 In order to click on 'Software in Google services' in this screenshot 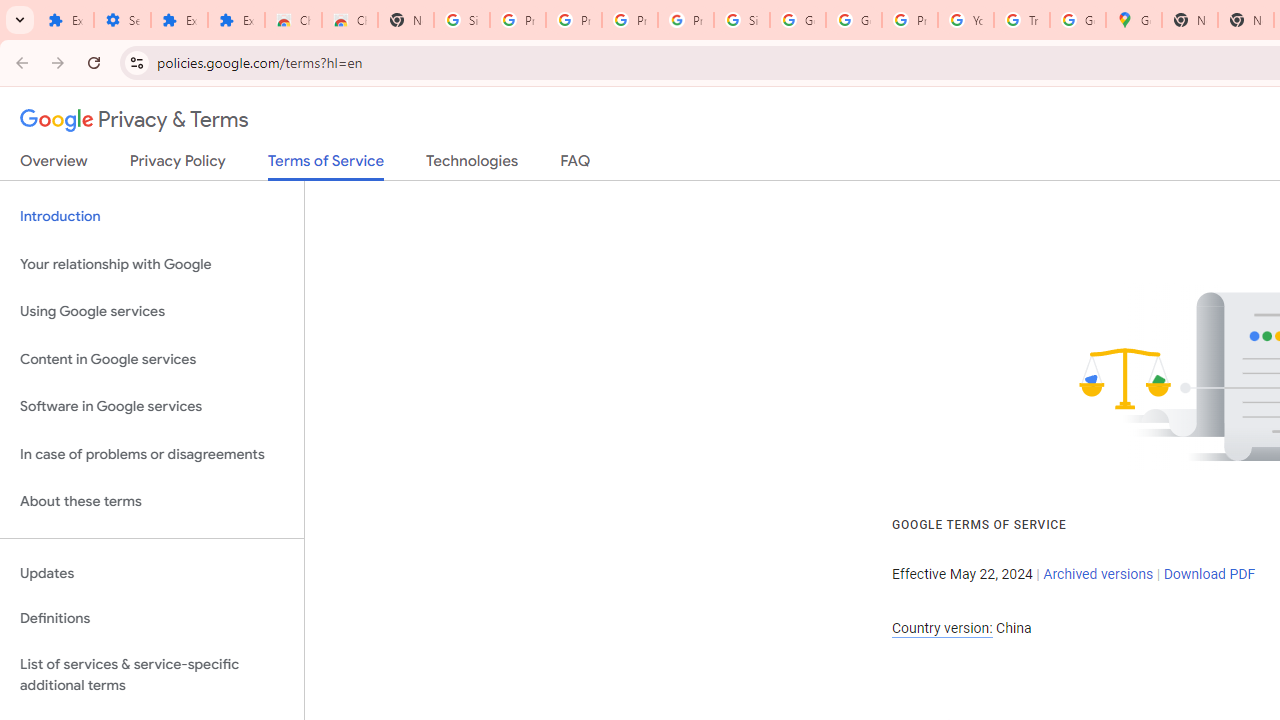, I will do `click(151, 406)`.